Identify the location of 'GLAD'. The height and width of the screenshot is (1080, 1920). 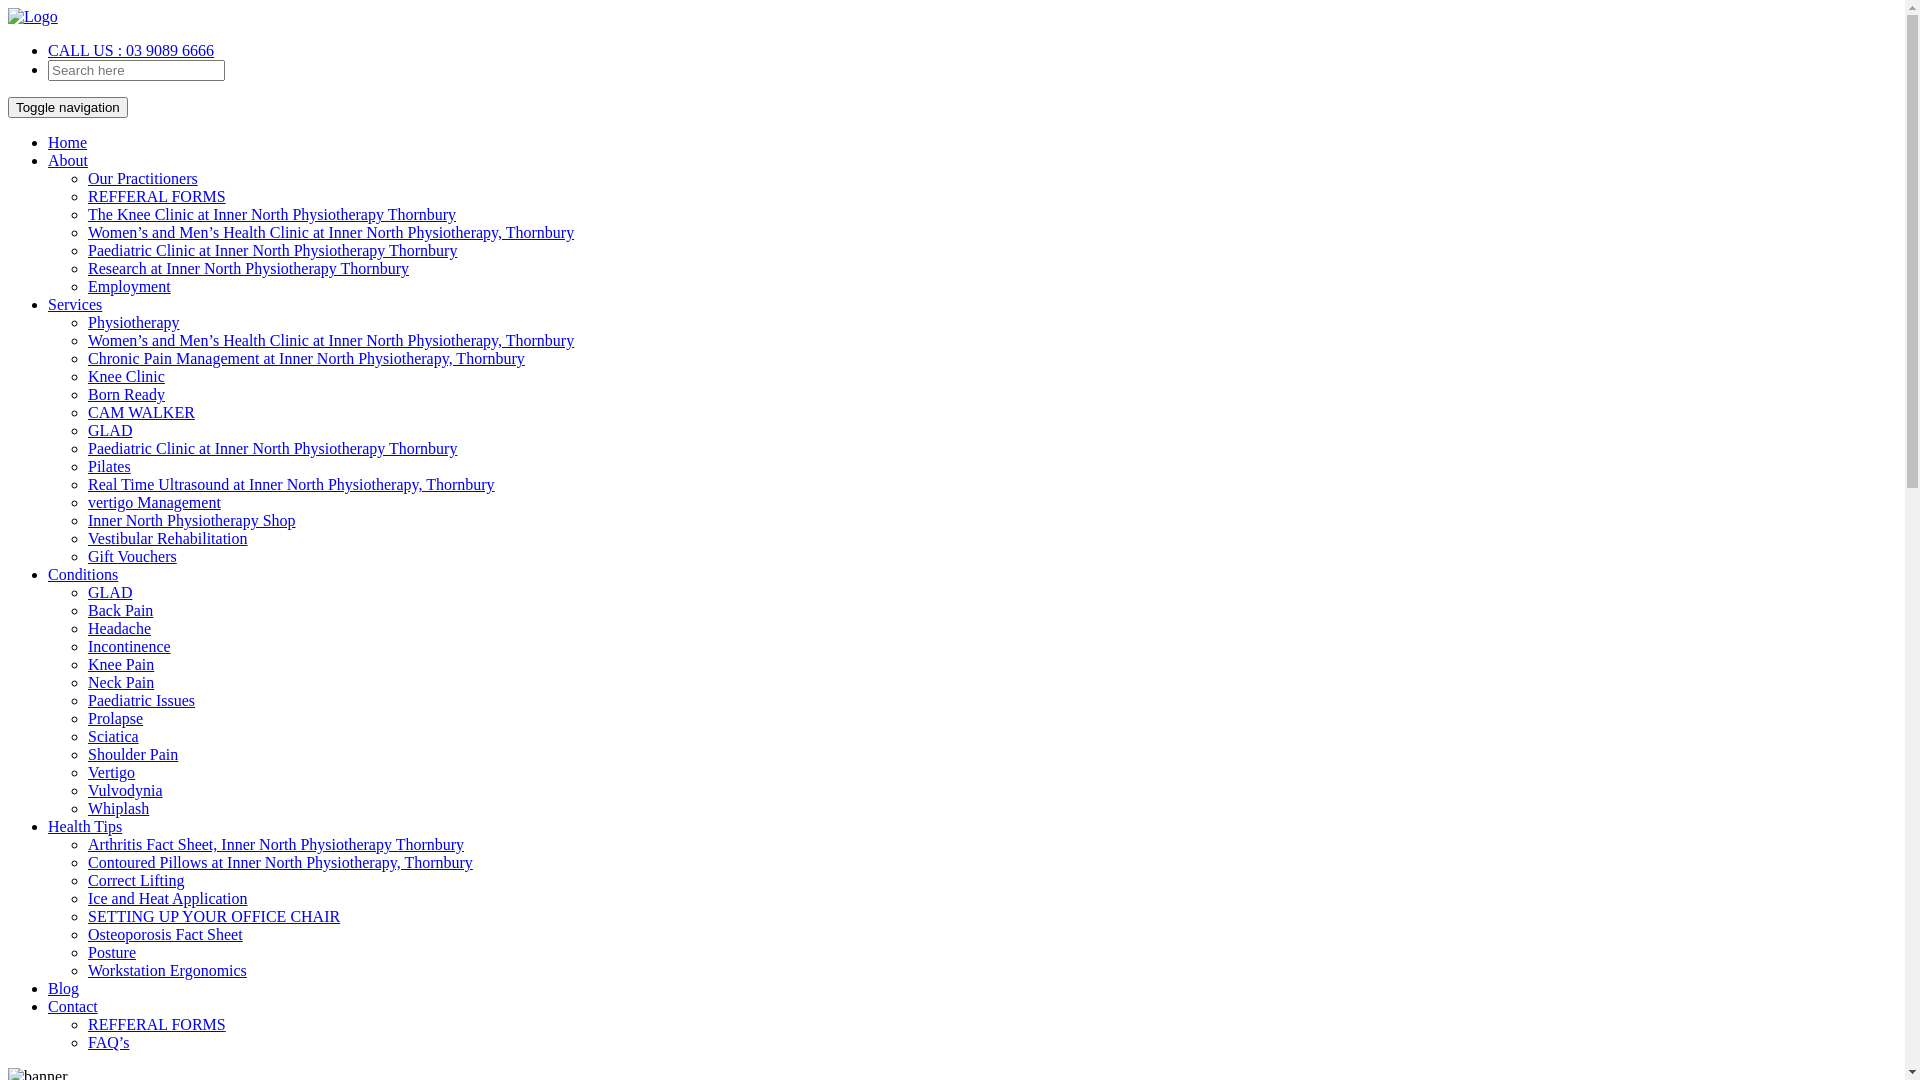
(109, 429).